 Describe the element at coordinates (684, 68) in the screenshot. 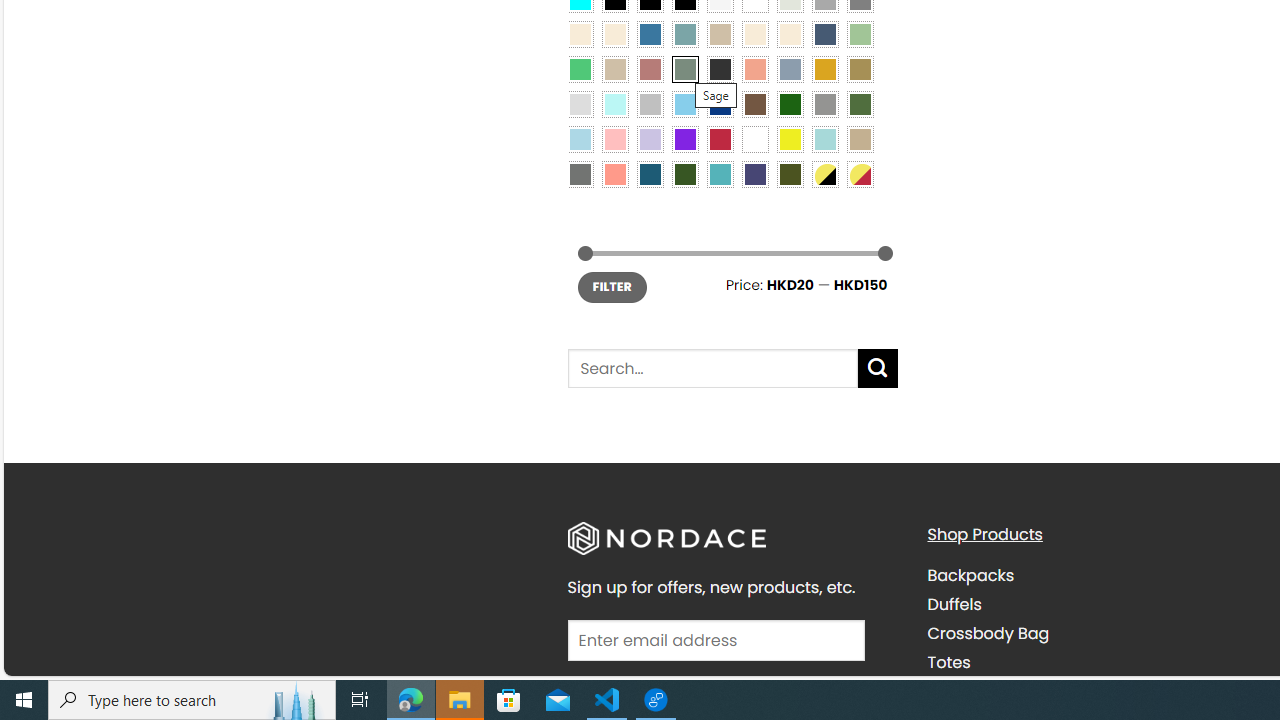

I see `'Sage'` at that location.